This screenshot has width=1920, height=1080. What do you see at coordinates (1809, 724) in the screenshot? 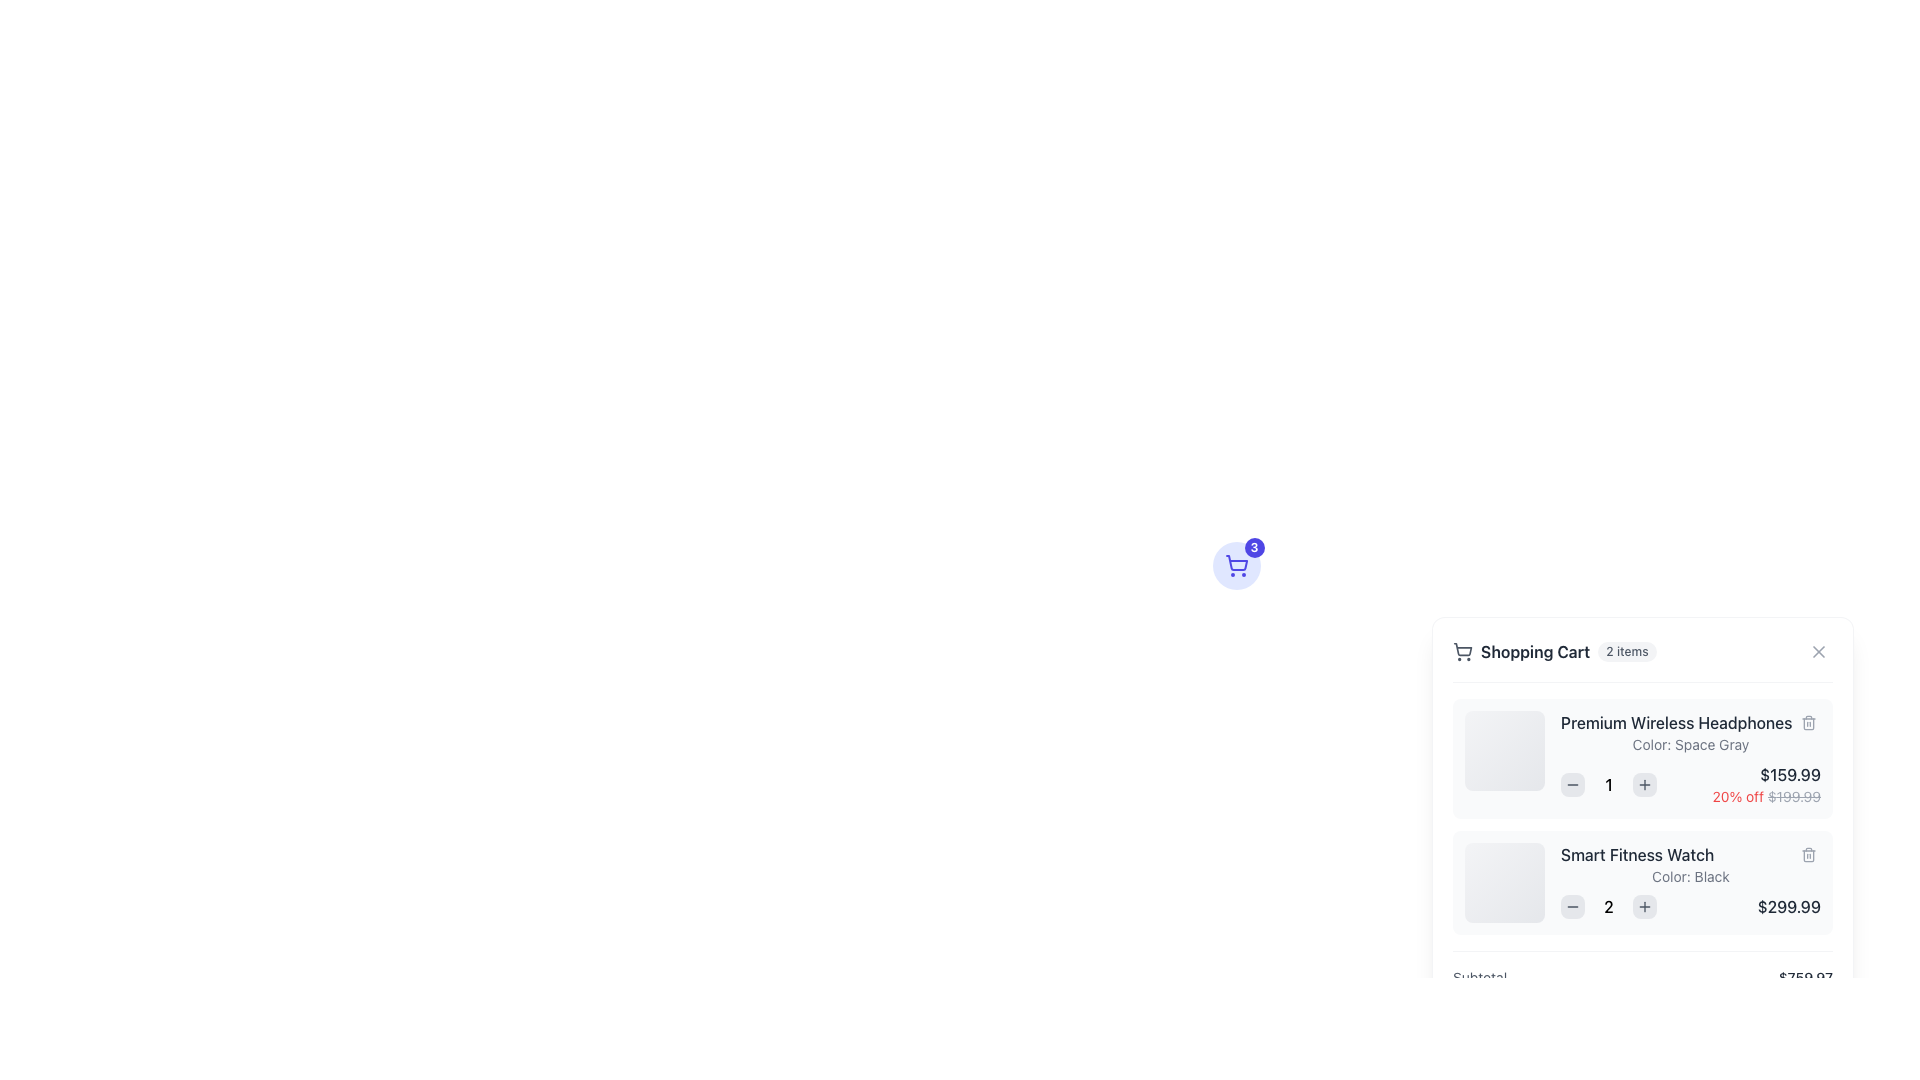
I see `the body of the trash can icon, which is part of the minimalist outline style located on the right side of the 'Premium Wireless Headphones' item in the shopping cart interface` at bounding box center [1809, 724].